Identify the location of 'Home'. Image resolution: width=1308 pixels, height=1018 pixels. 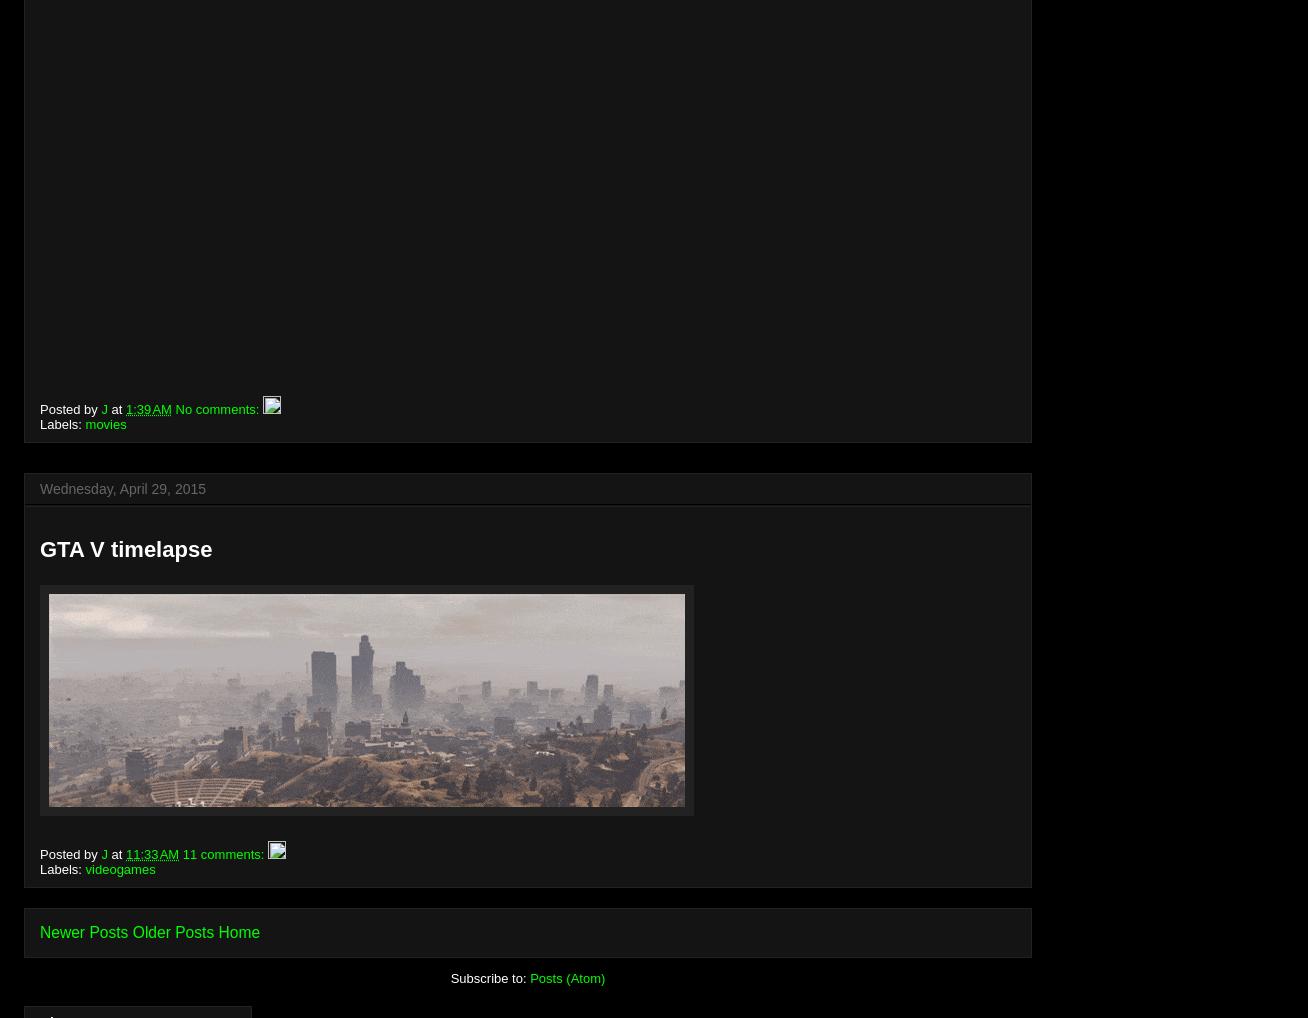
(238, 930).